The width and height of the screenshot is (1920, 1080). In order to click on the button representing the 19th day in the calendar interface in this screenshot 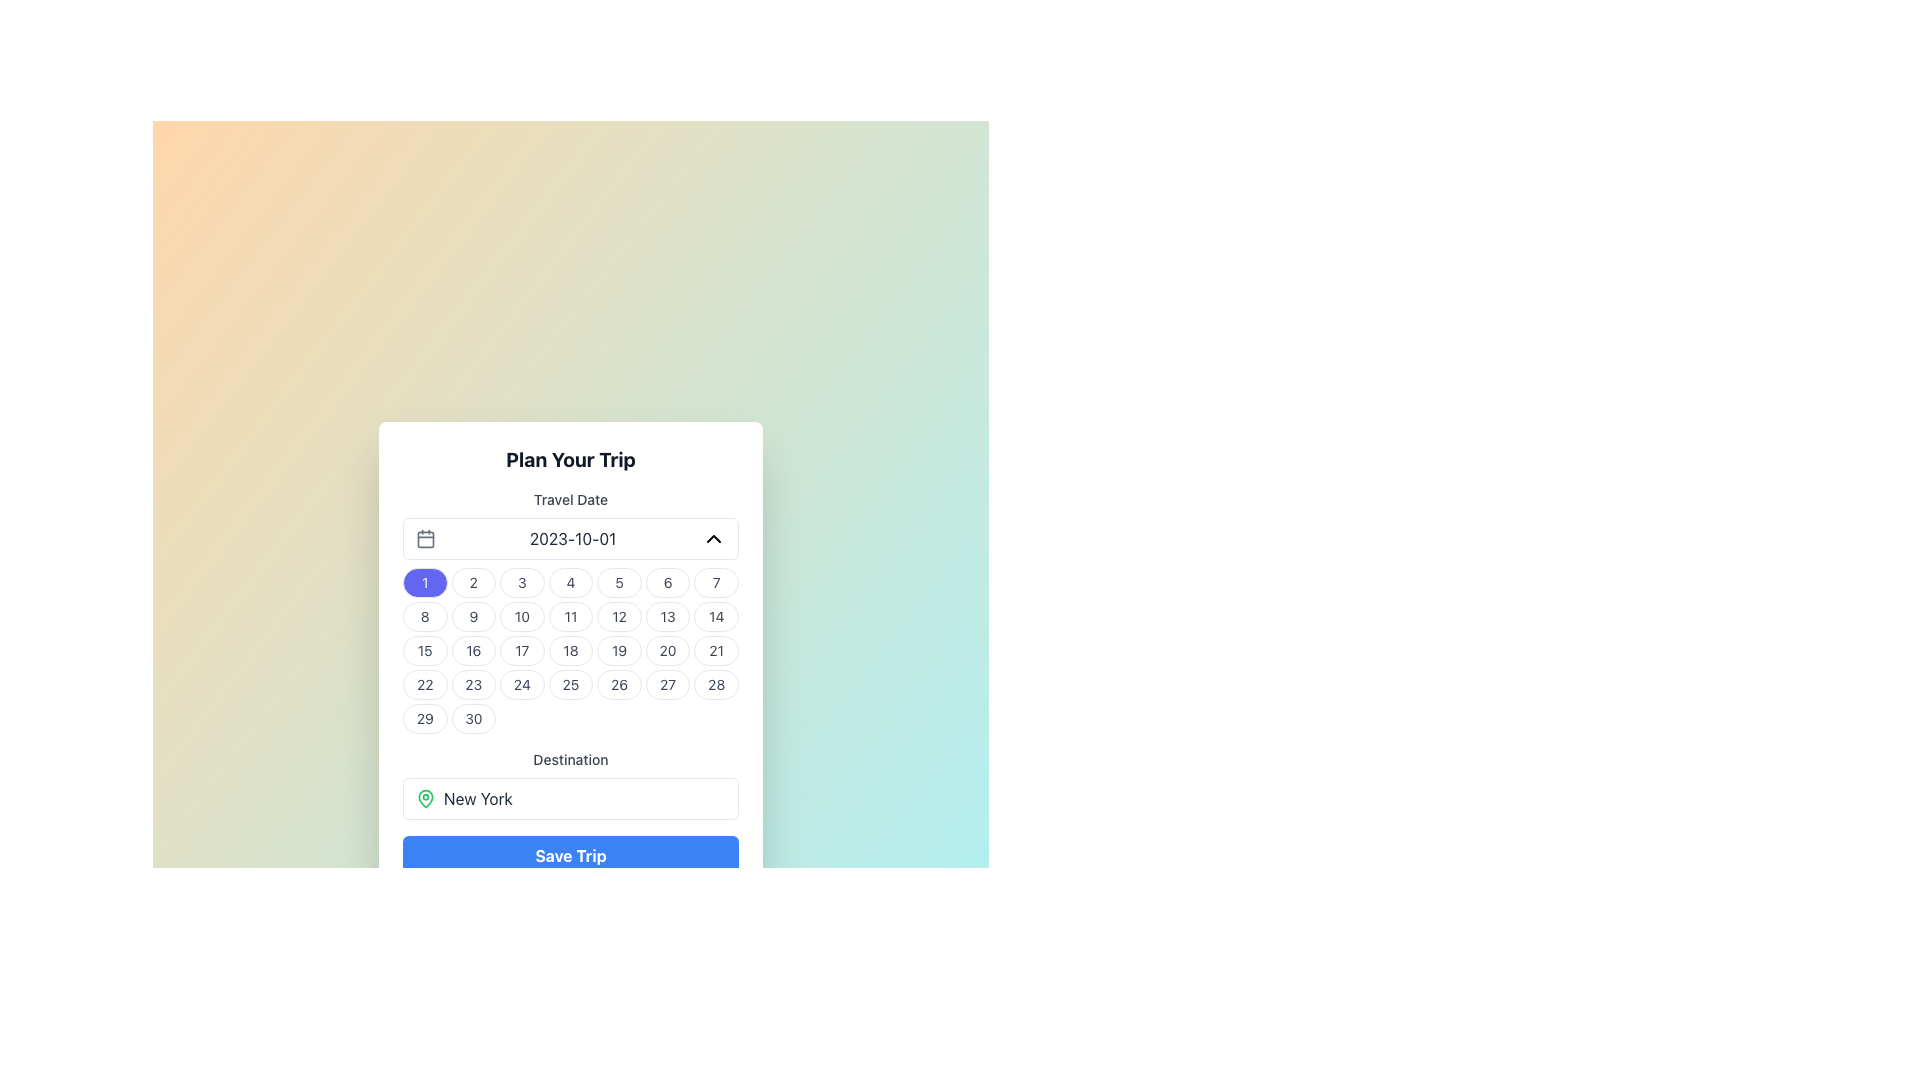, I will do `click(618, 651)`.